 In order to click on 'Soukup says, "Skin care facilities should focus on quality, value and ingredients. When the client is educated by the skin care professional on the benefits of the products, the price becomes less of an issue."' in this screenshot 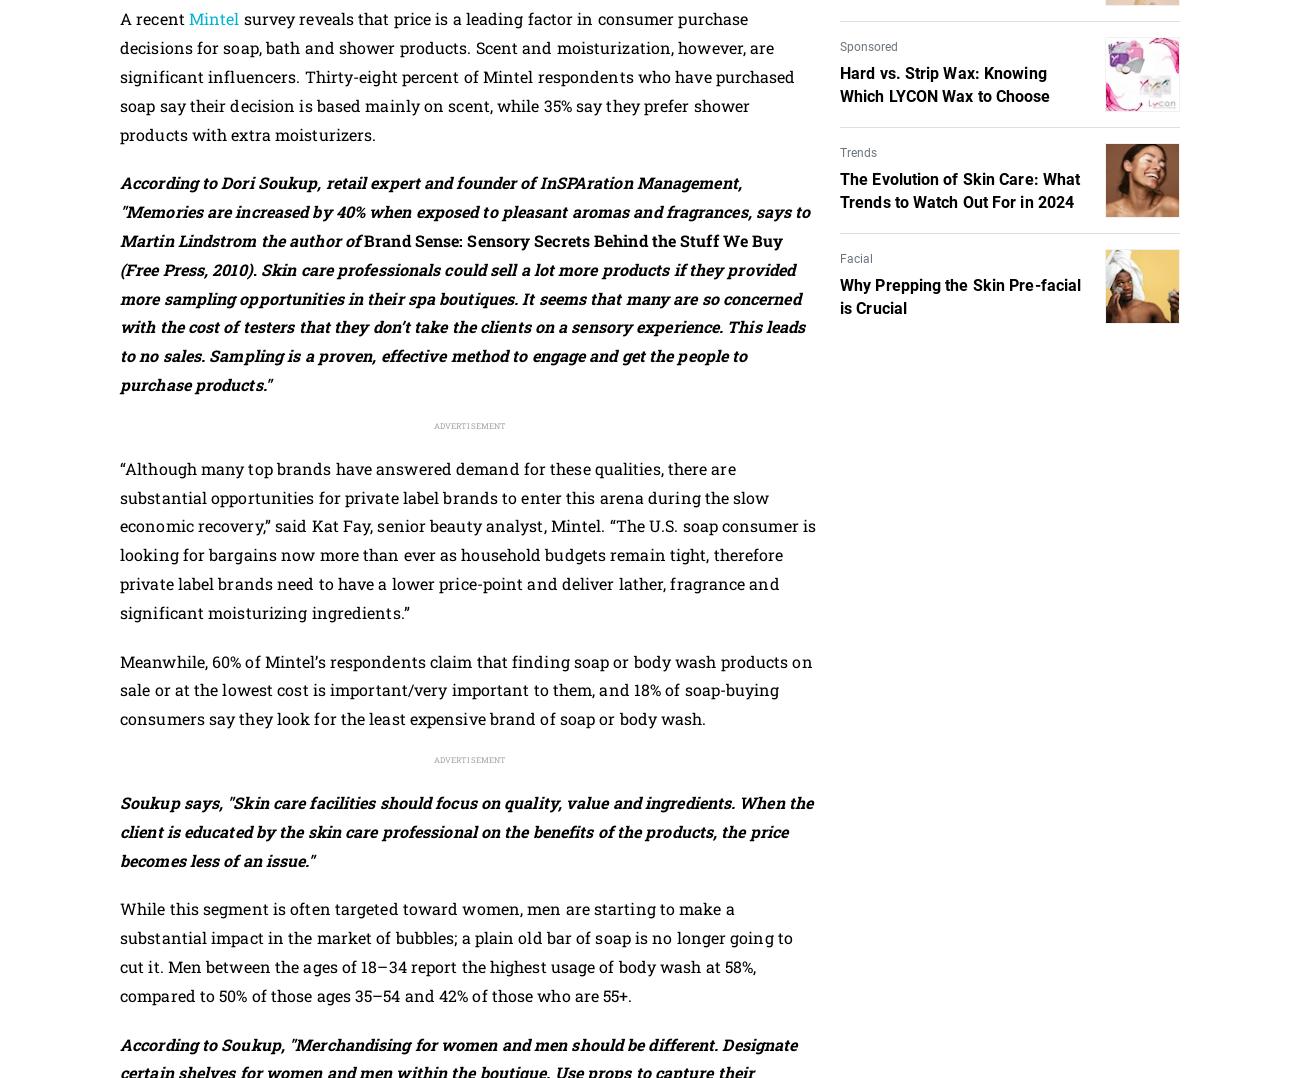, I will do `click(465, 831)`.